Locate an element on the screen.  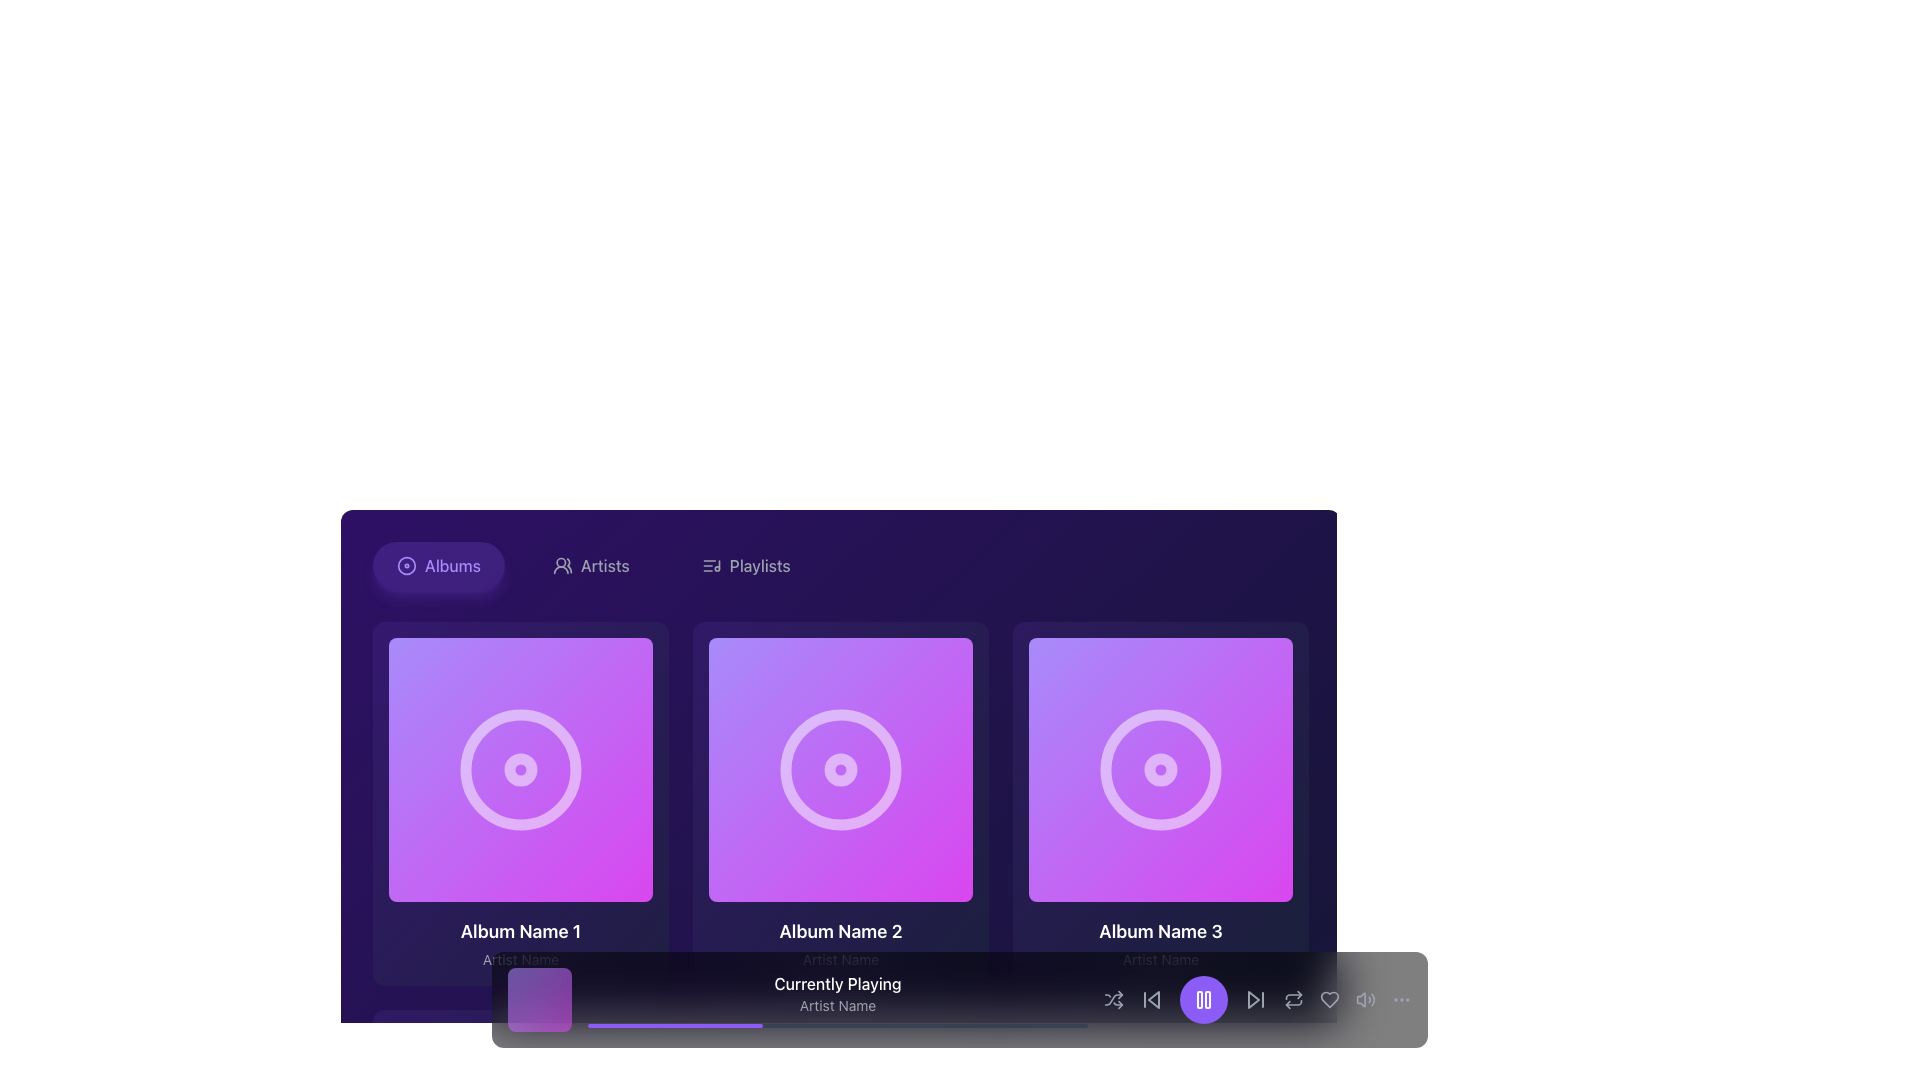
the Artists icon located in the top navigation bar, which visually represents the 'Artists' menu item is located at coordinates (561, 566).